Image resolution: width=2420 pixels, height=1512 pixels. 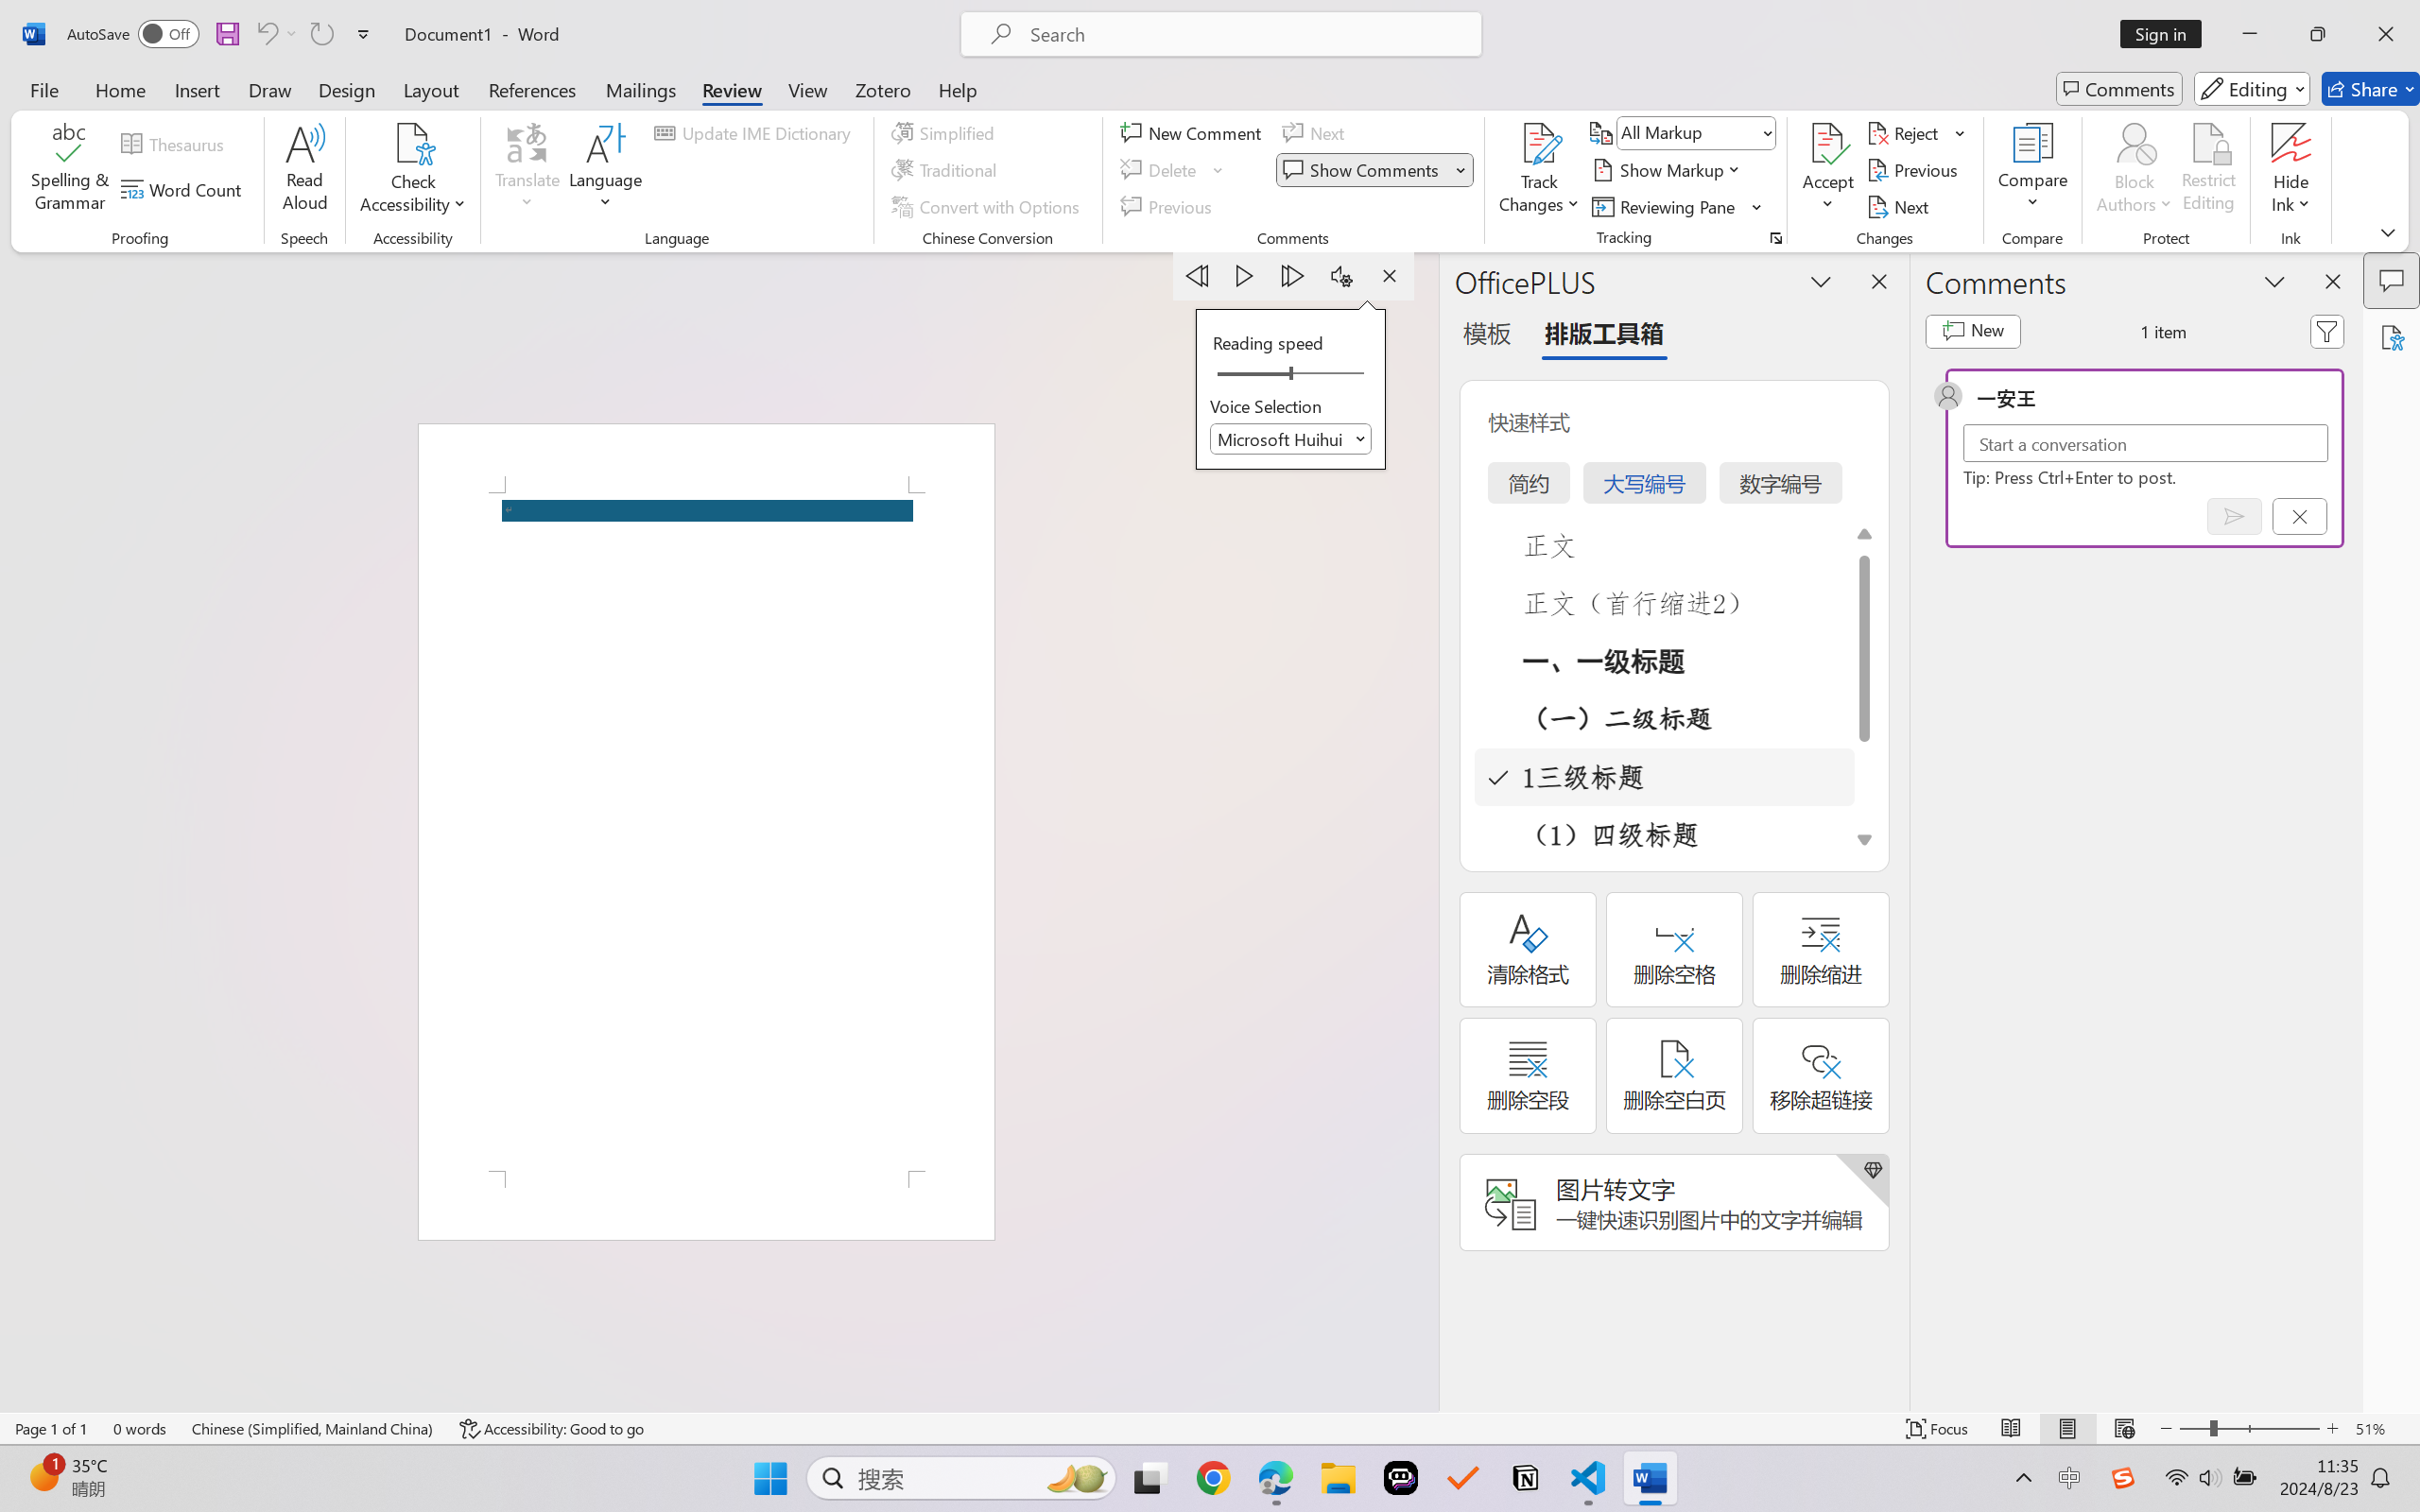 I want to click on 'Editing', so click(x=2253, y=88).